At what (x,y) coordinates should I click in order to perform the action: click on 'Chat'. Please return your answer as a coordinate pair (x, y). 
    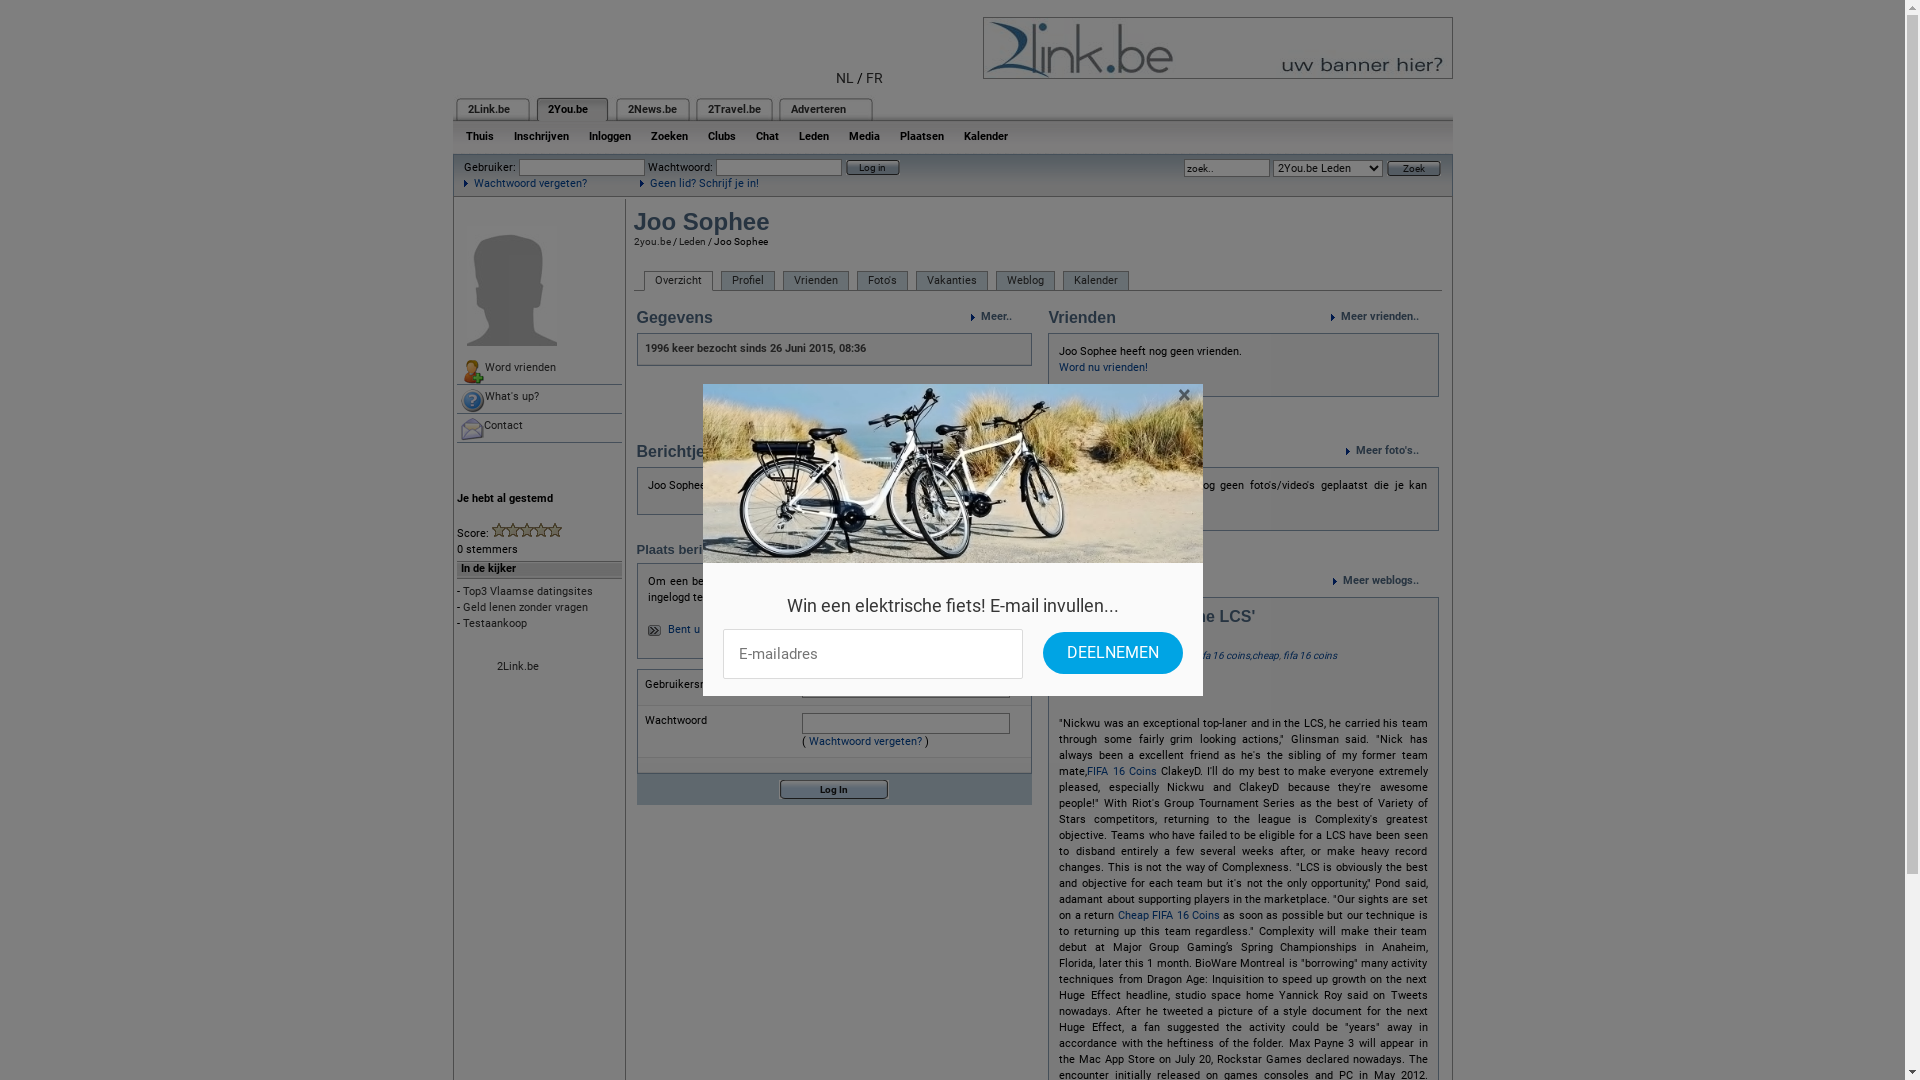
    Looking at the image, I should click on (766, 135).